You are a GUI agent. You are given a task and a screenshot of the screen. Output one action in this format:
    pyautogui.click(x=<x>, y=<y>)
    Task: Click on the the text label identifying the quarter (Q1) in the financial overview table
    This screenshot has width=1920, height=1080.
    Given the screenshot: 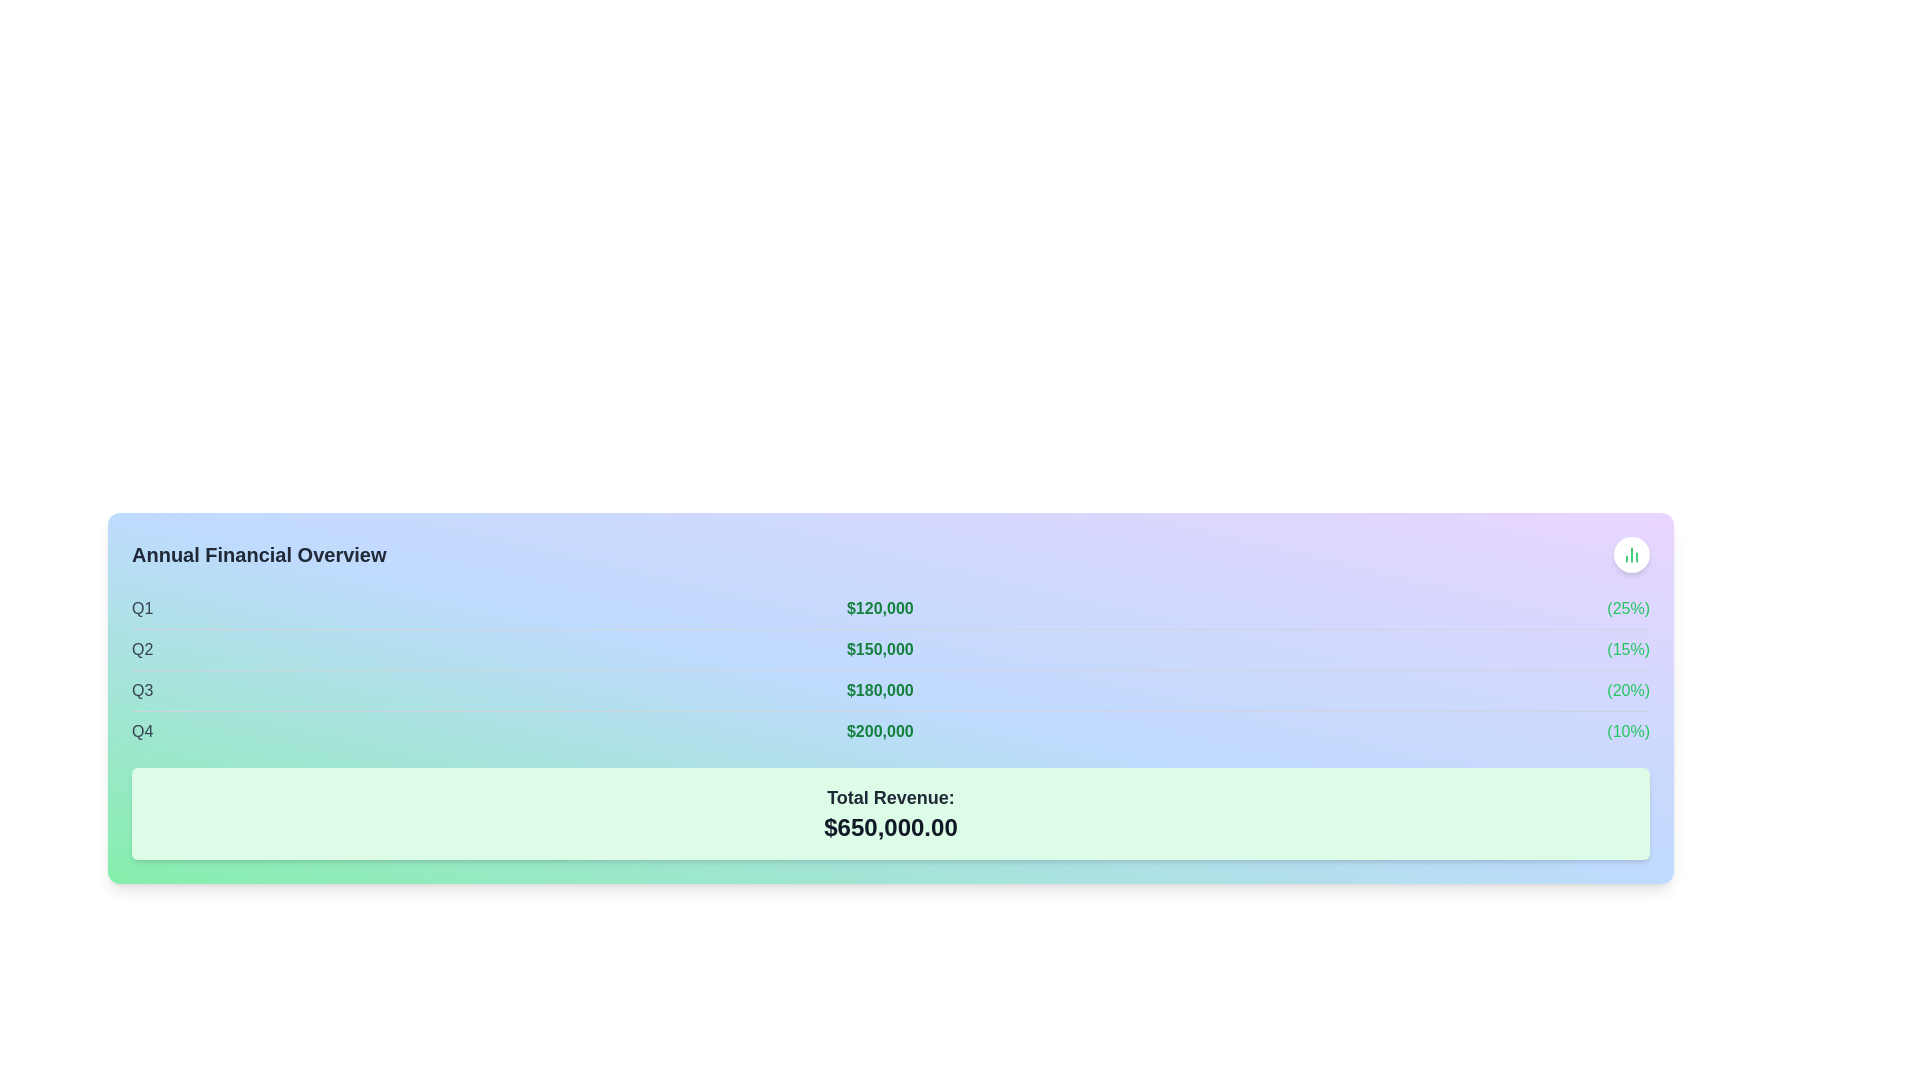 What is the action you would take?
    pyautogui.click(x=141, y=608)
    